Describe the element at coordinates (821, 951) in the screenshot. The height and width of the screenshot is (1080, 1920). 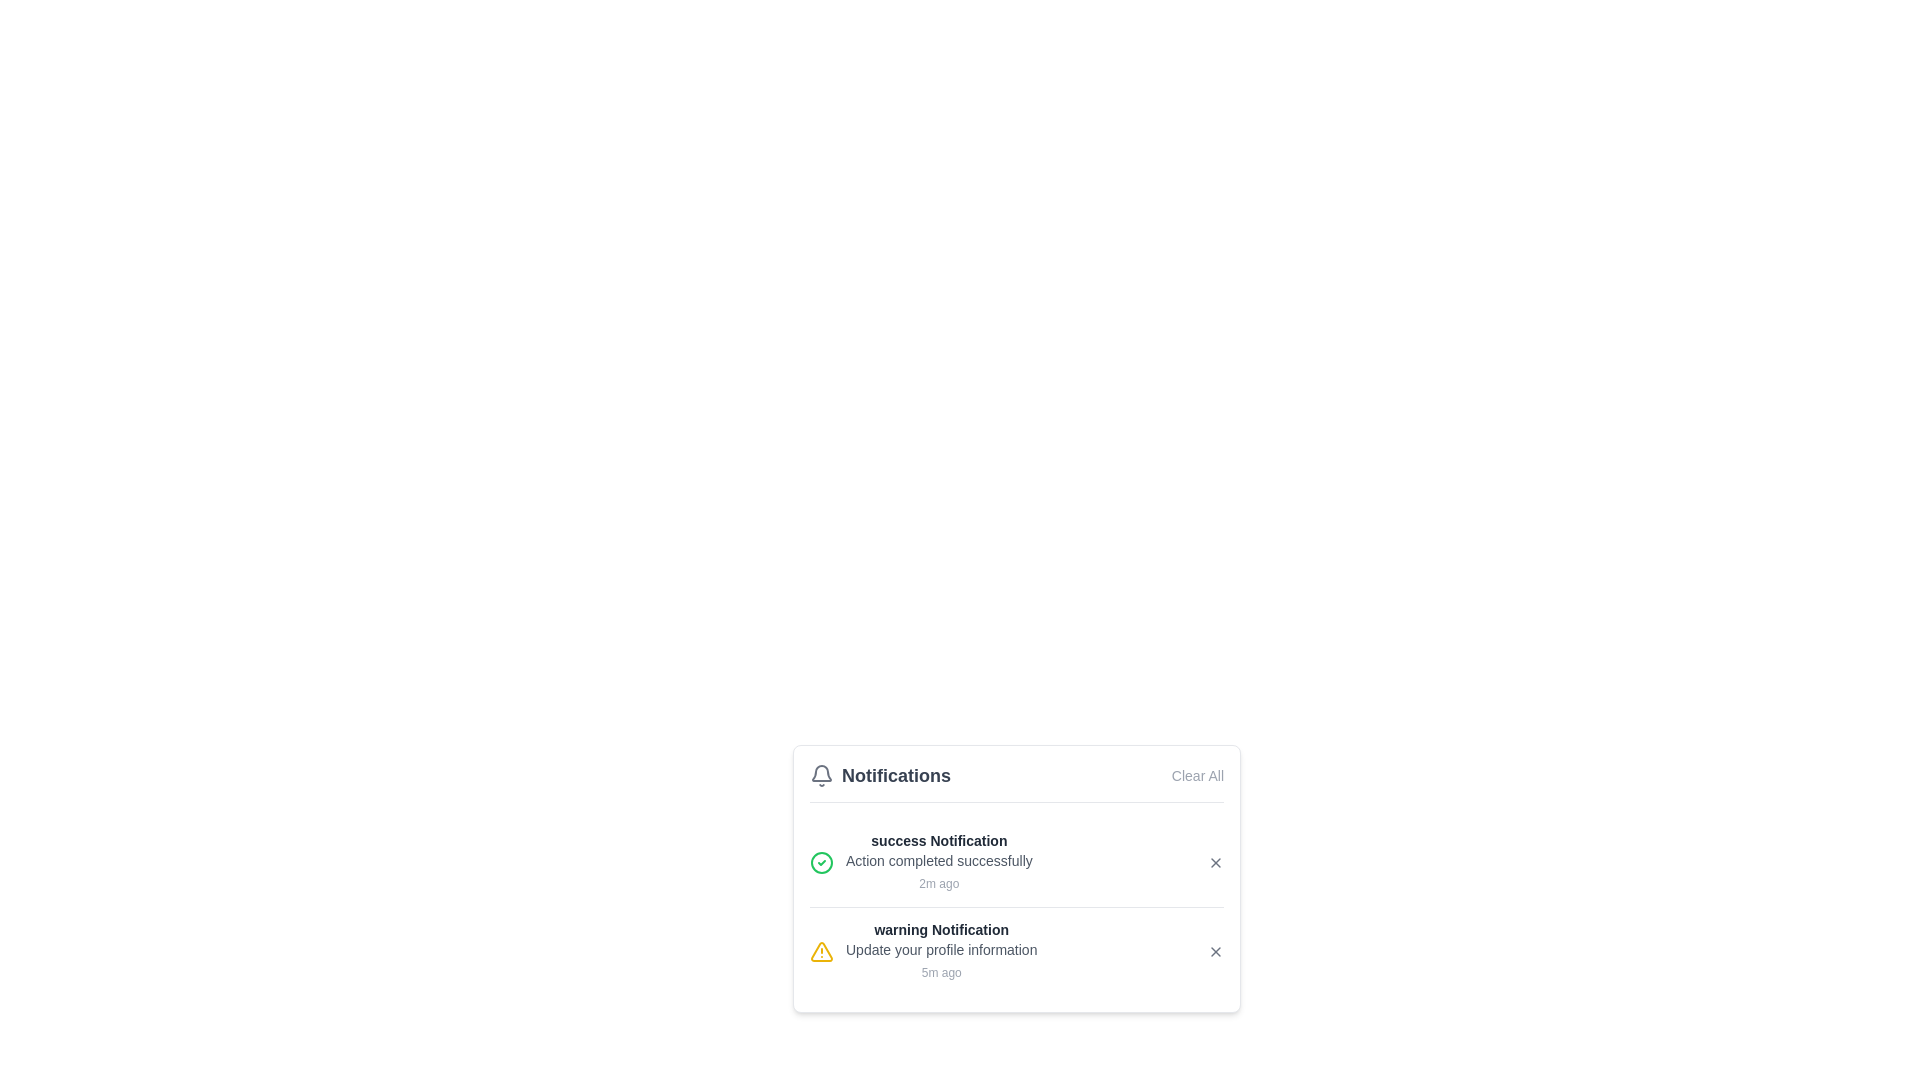
I see `the warning notification item associated with the triangular icon that has a yellow border and an exclamation mark inside it, indicating a warning or alert` at that location.